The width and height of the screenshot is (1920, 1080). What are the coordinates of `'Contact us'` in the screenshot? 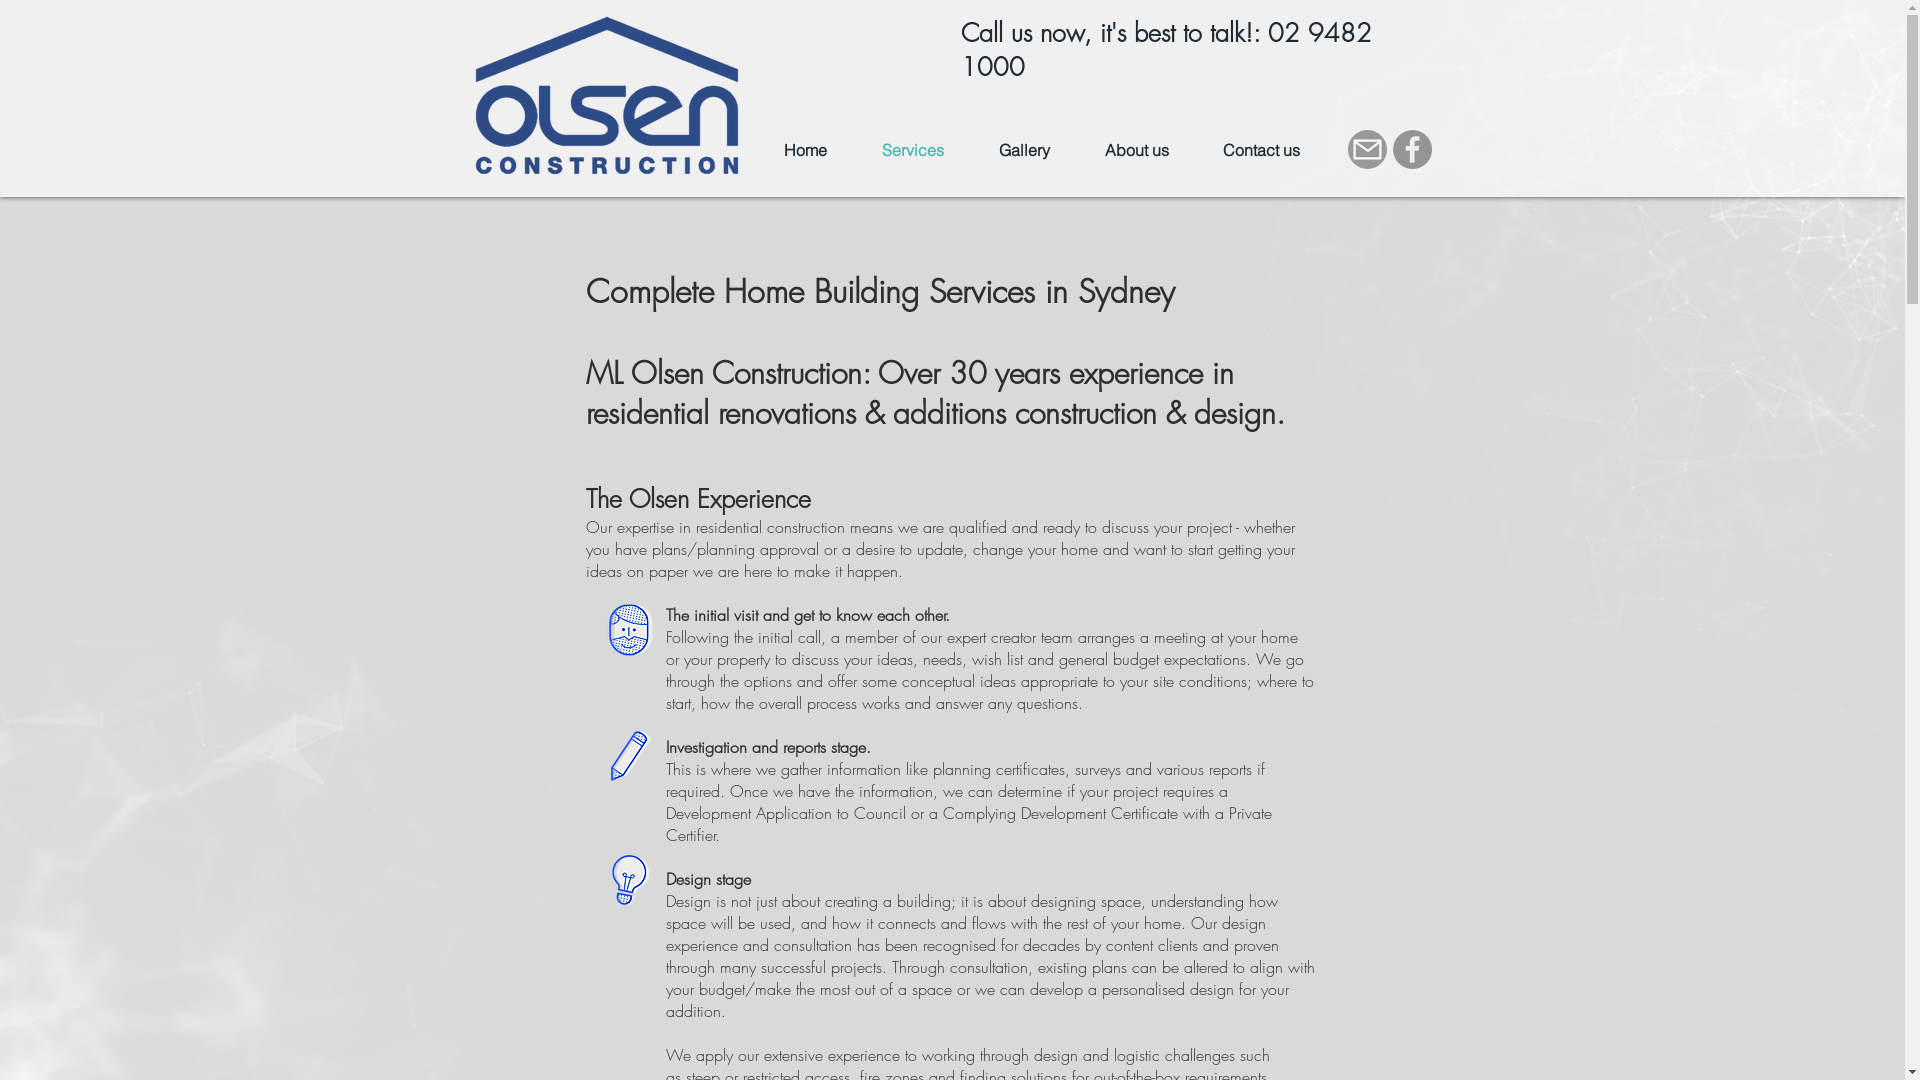 It's located at (1195, 149).